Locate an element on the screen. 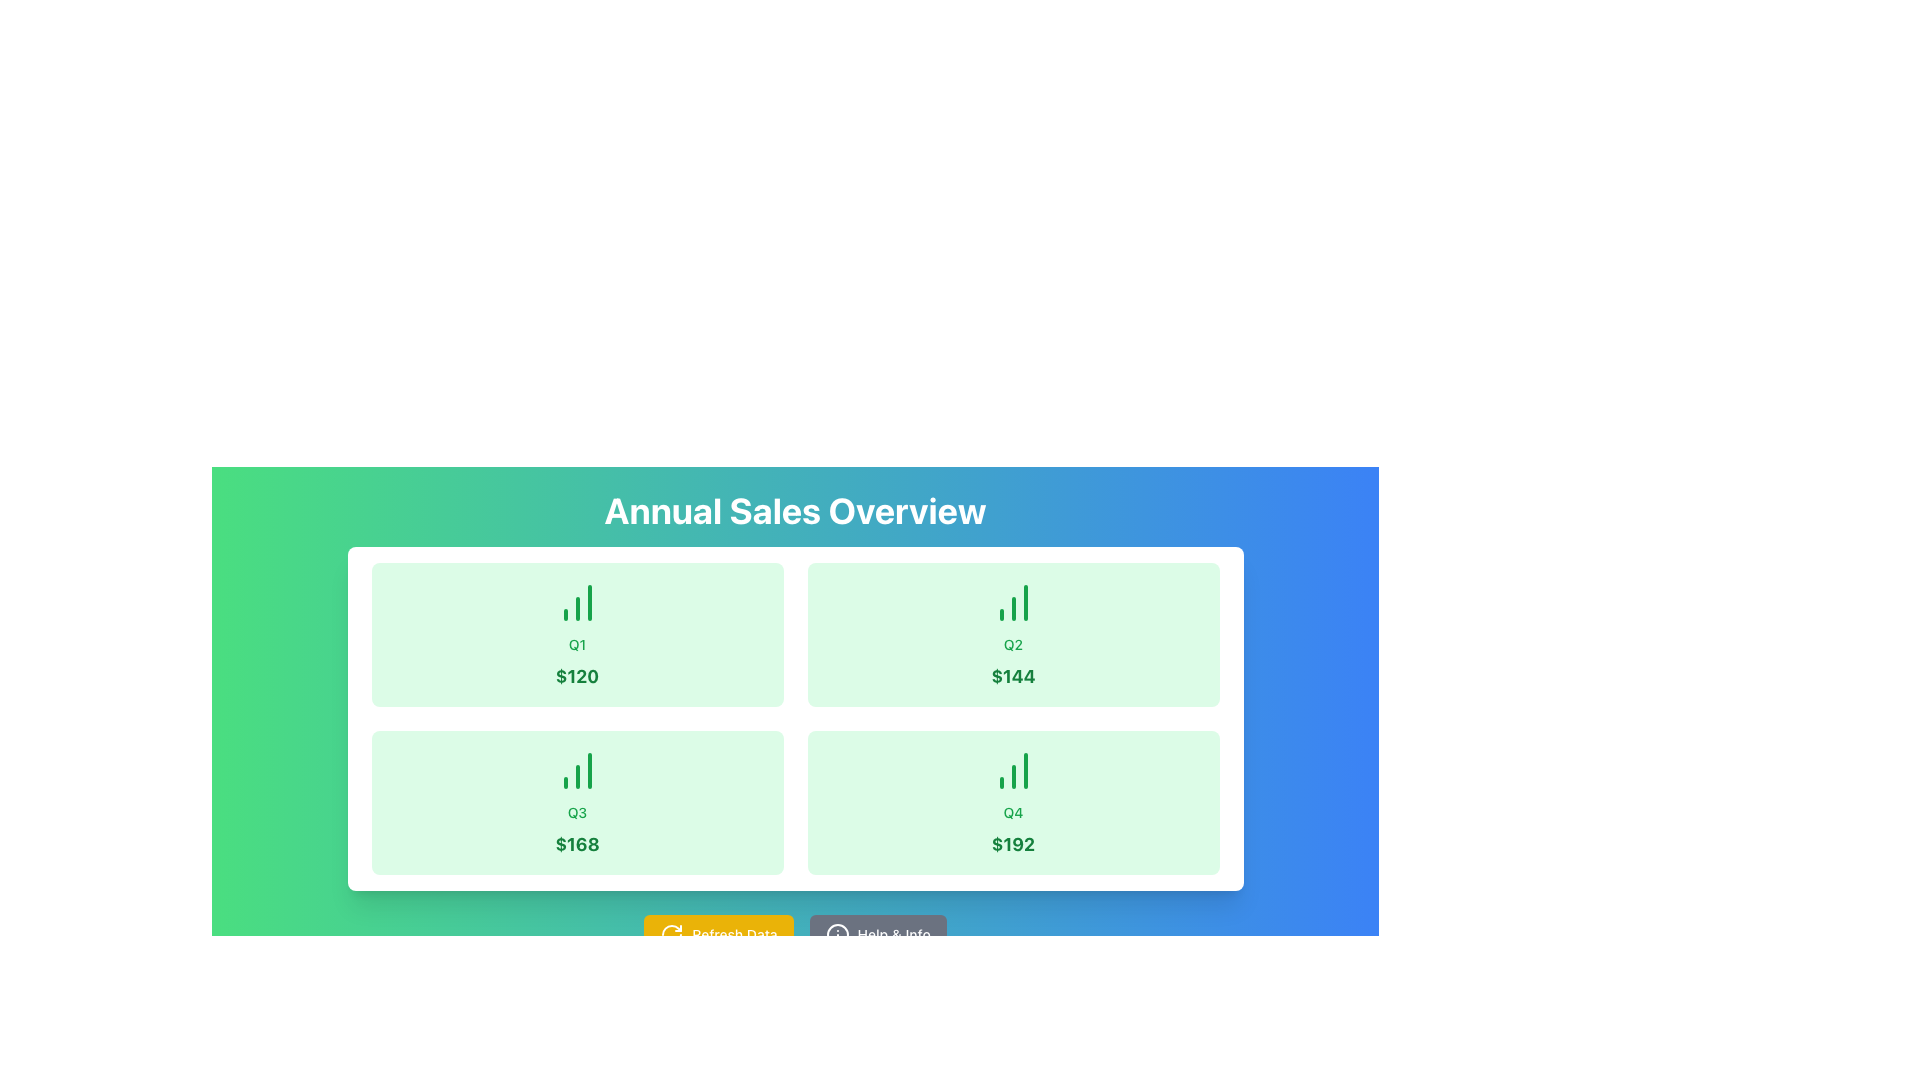  the data card displaying the value '$192' for Q4, located in the bottom right corner of the 2x2 grid layout is located at coordinates (1013, 801).